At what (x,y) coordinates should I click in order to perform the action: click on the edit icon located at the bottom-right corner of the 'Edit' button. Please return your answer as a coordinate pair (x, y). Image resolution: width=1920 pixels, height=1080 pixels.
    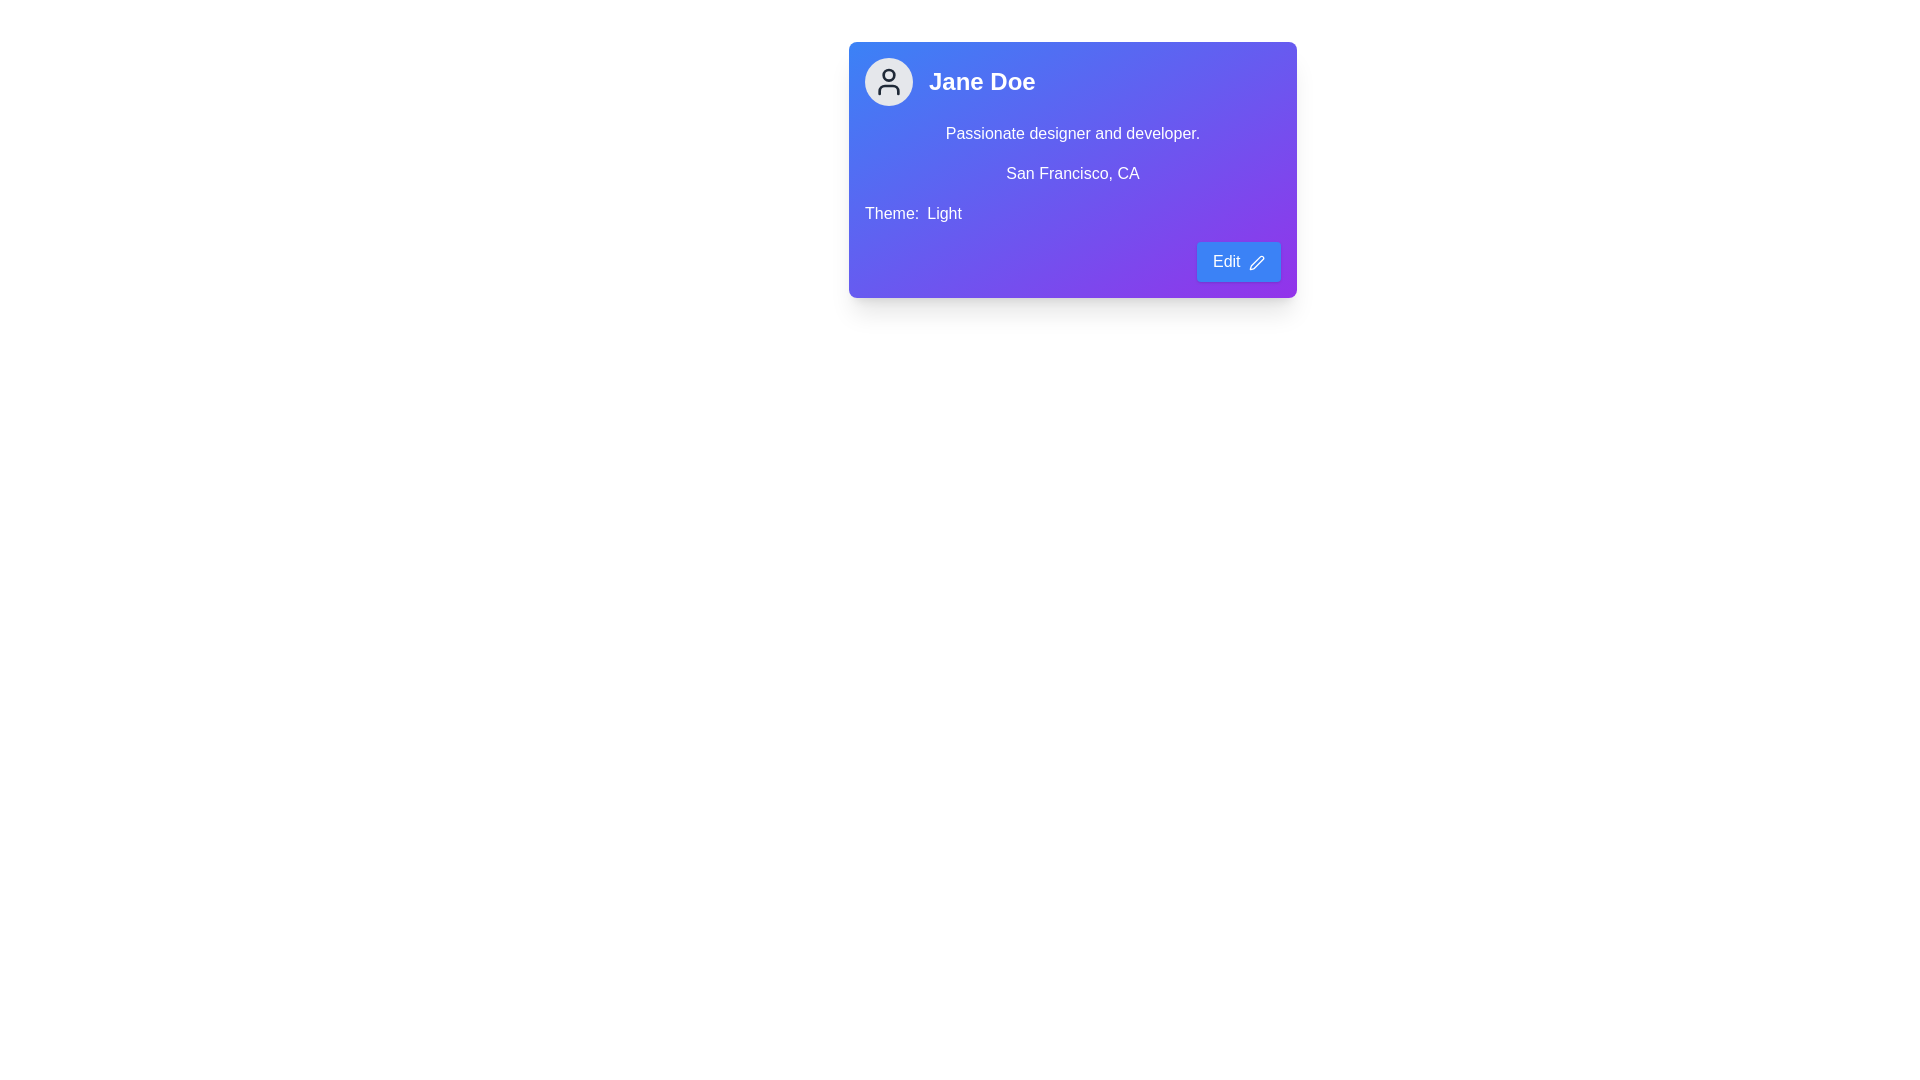
    Looking at the image, I should click on (1256, 261).